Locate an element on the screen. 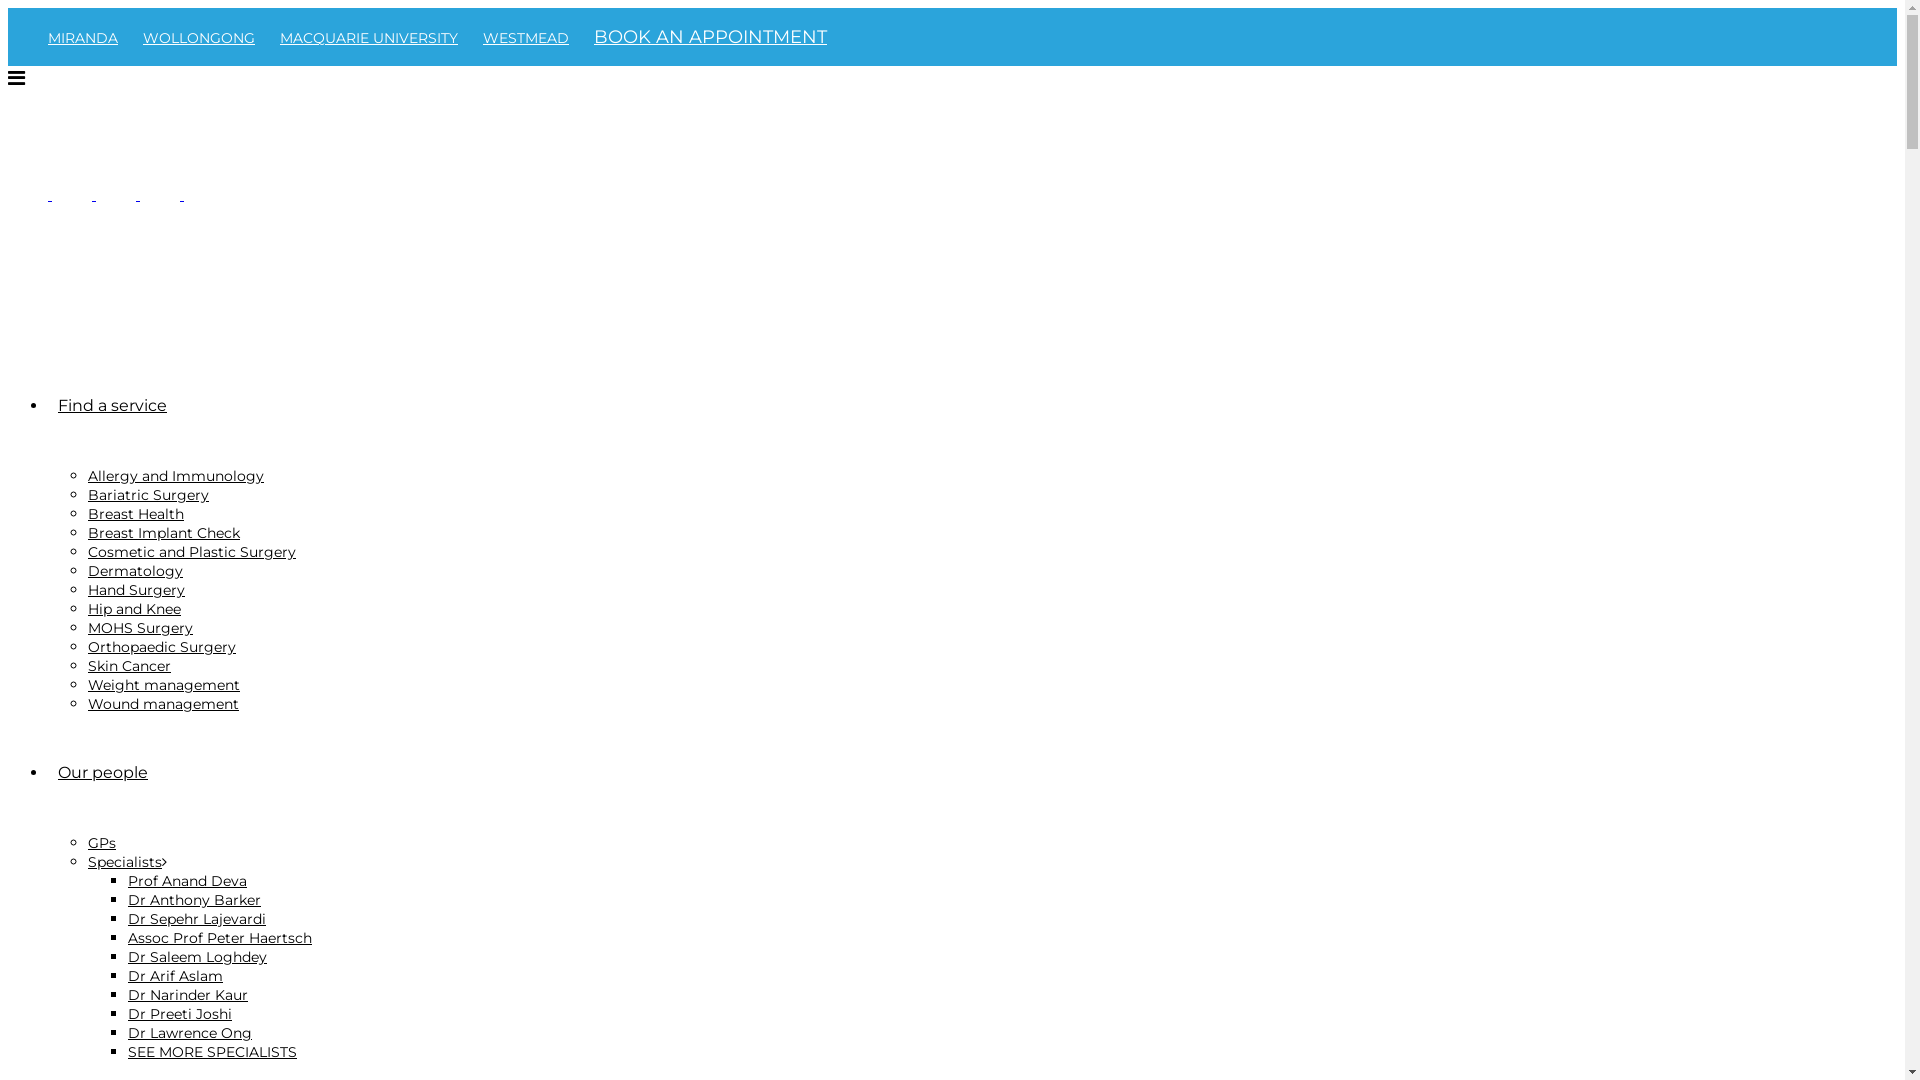 The height and width of the screenshot is (1080, 1920). 'Our people' is located at coordinates (101, 771).